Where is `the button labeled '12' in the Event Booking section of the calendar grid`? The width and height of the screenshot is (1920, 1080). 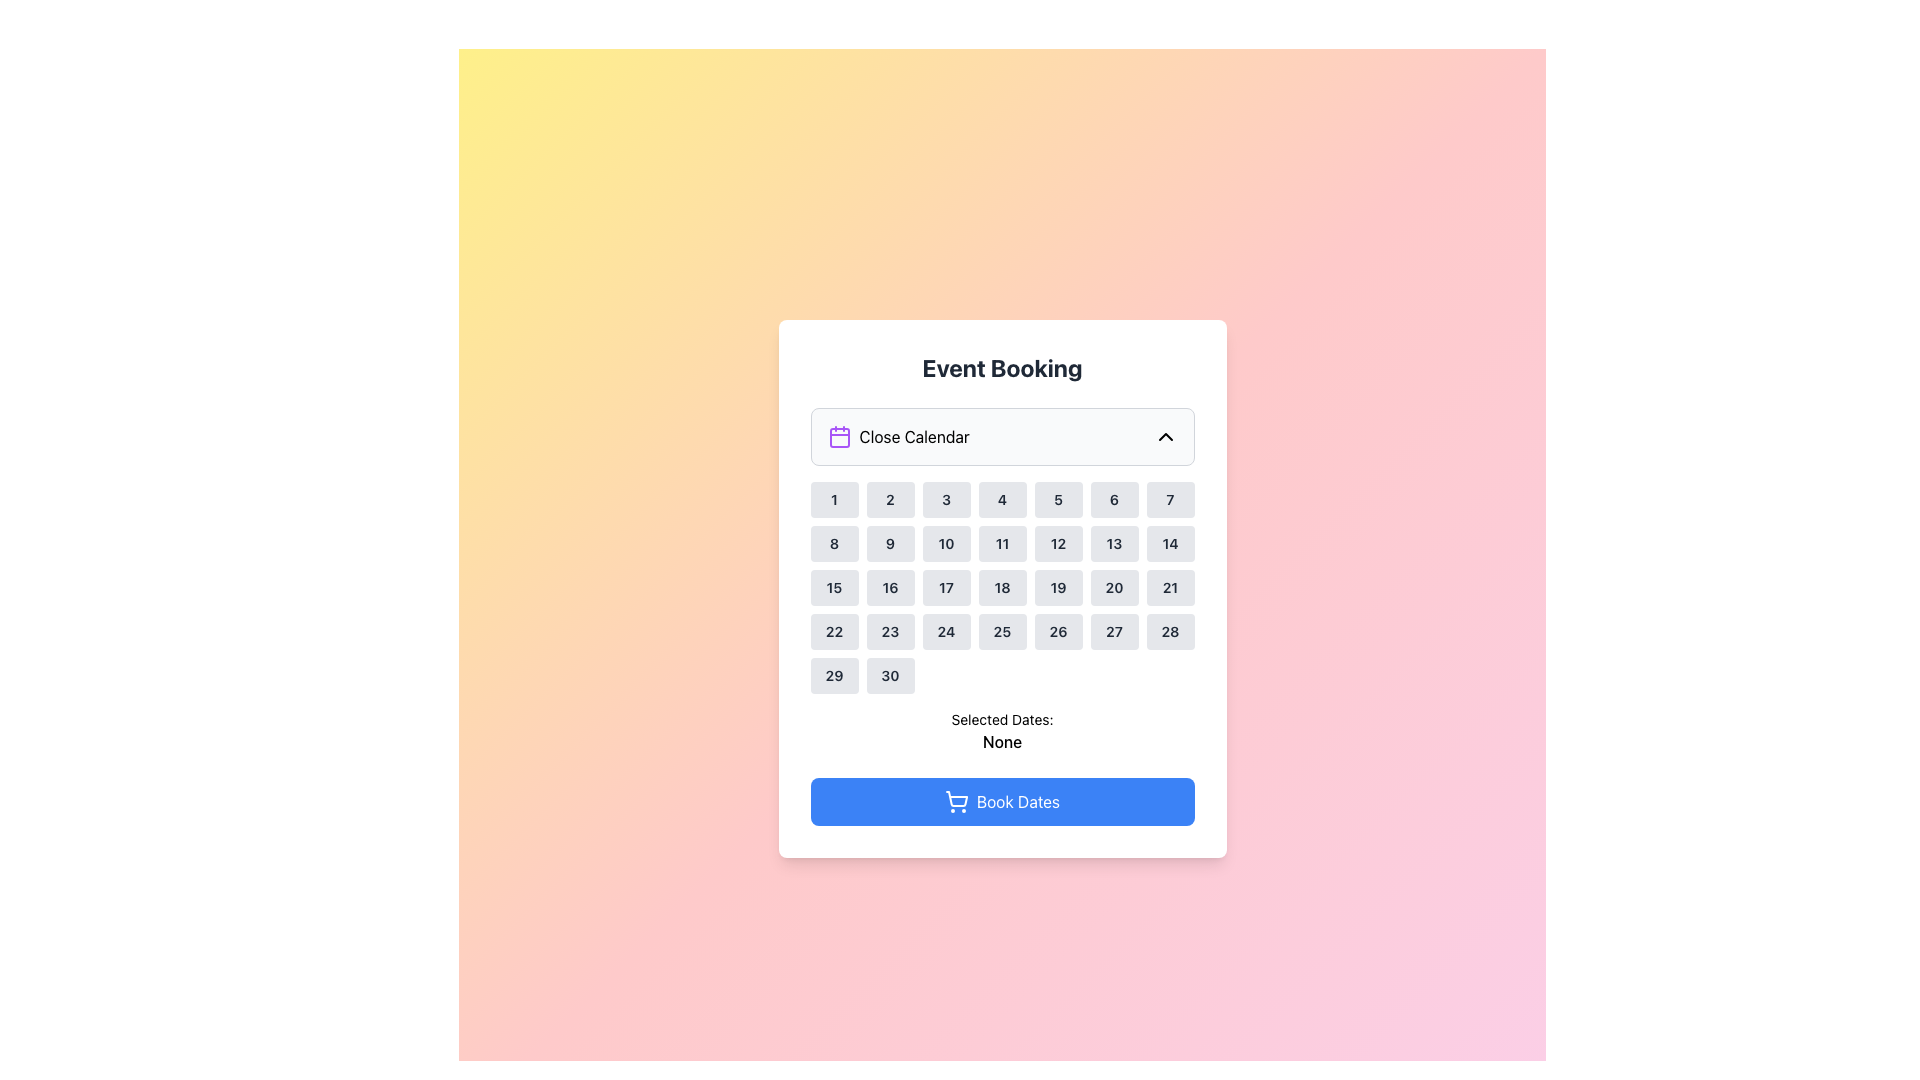
the button labeled '12' in the Event Booking section of the calendar grid is located at coordinates (1057, 543).